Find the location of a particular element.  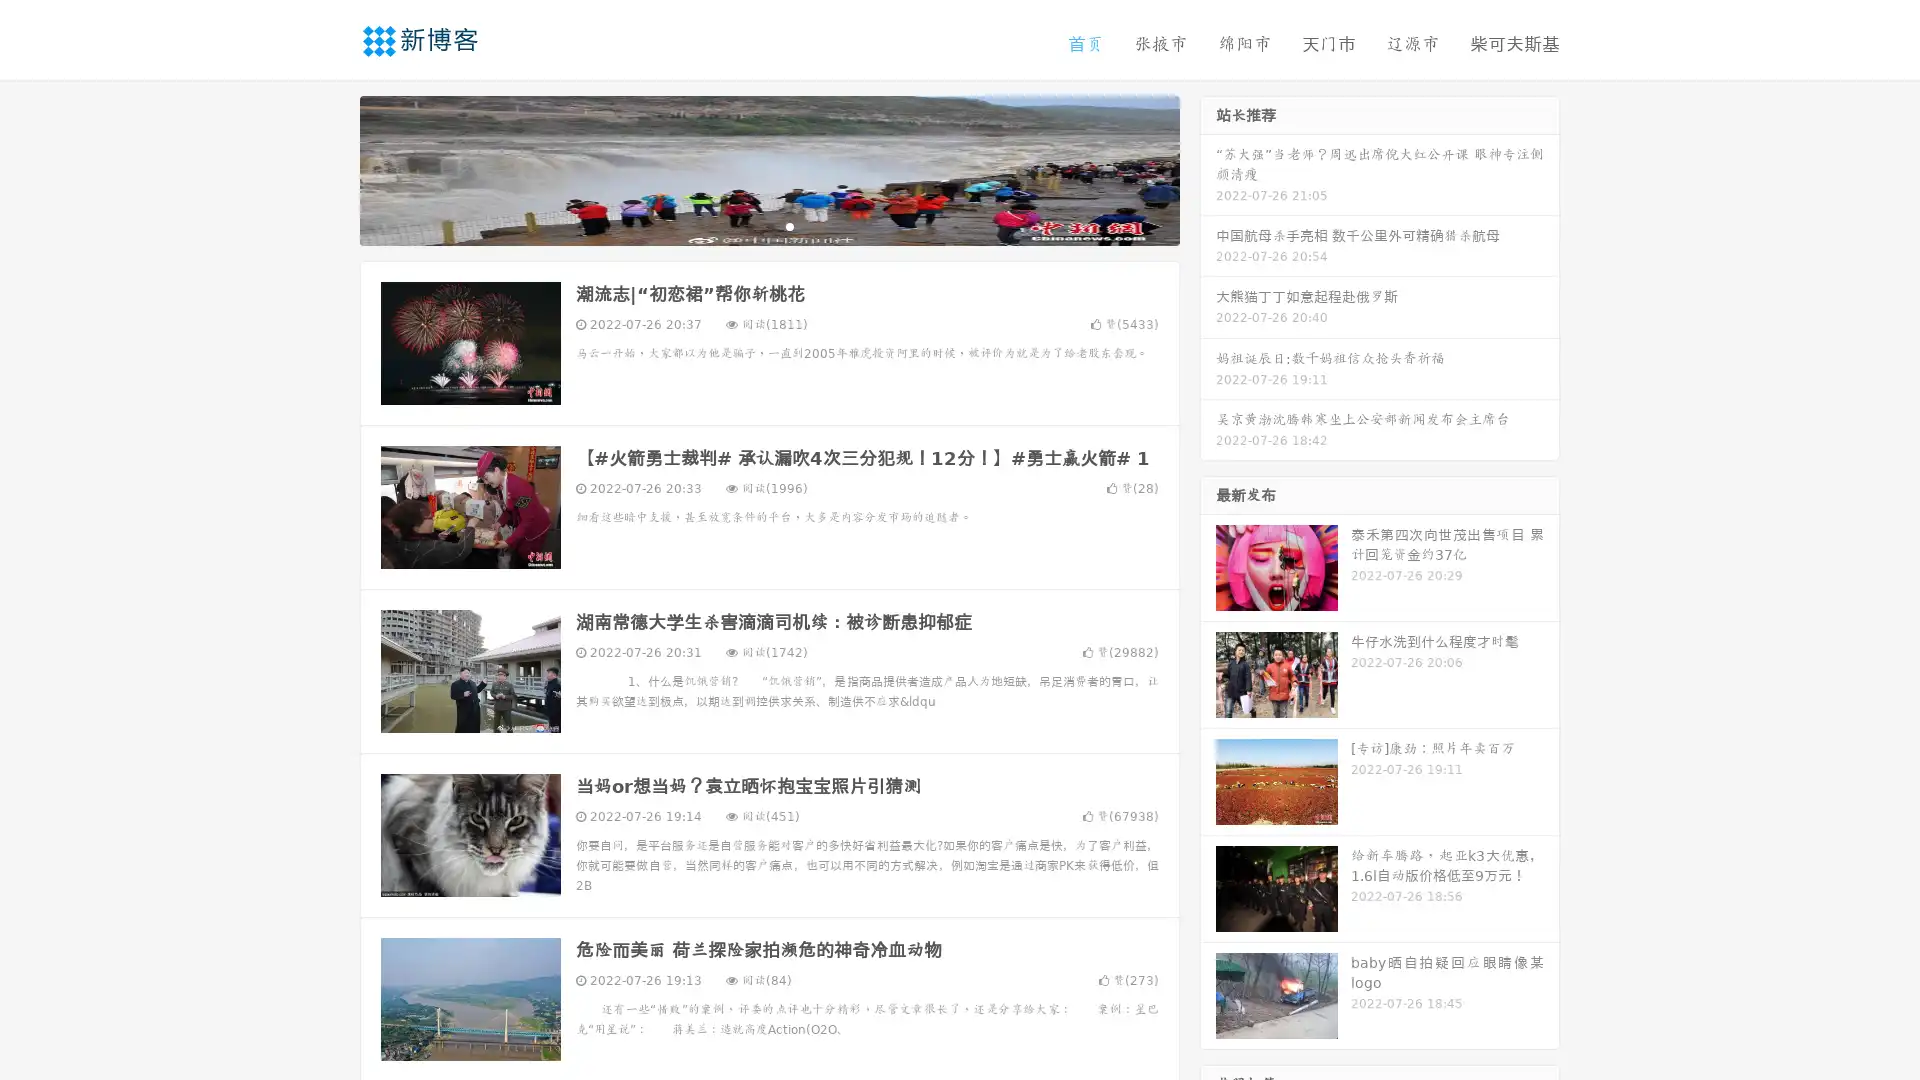

Go to slide 2 is located at coordinates (768, 225).